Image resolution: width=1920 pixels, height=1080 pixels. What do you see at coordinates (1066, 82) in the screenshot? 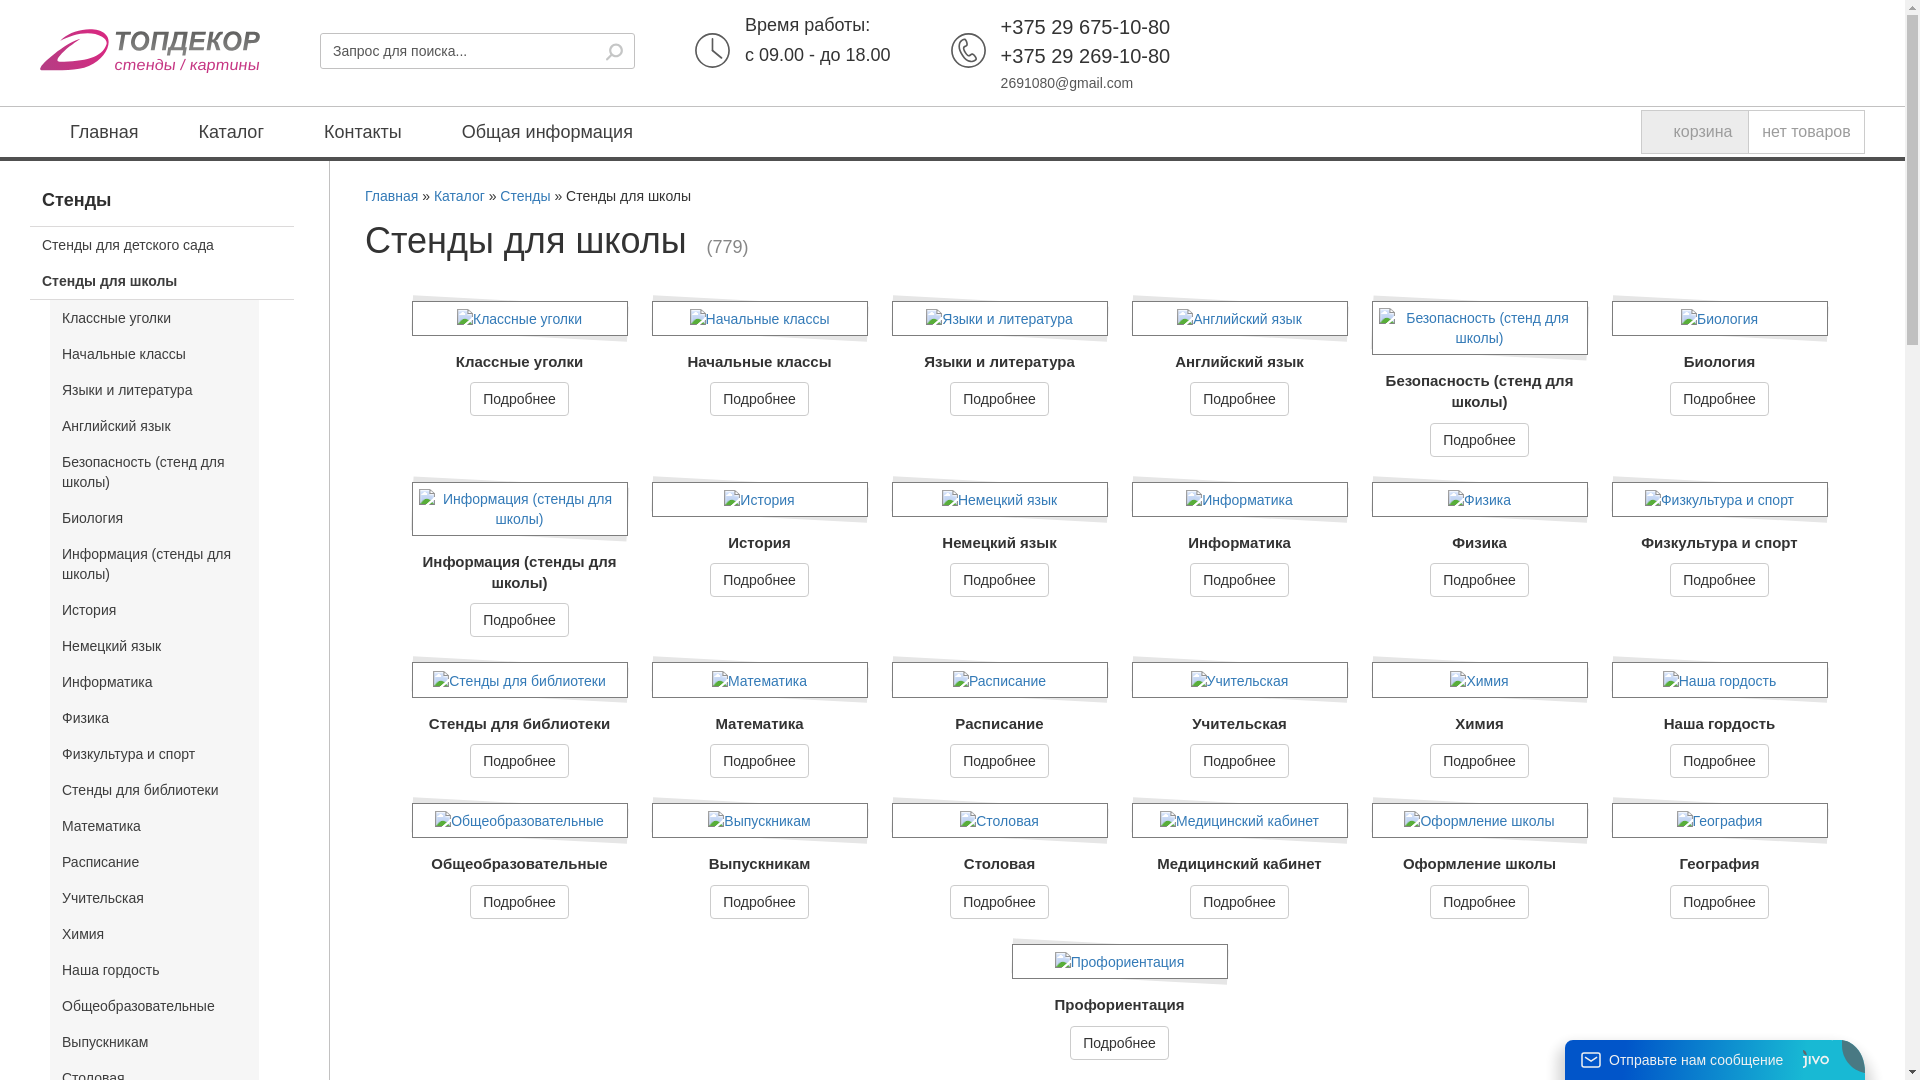
I see `'2691080@gmail.com'` at bounding box center [1066, 82].